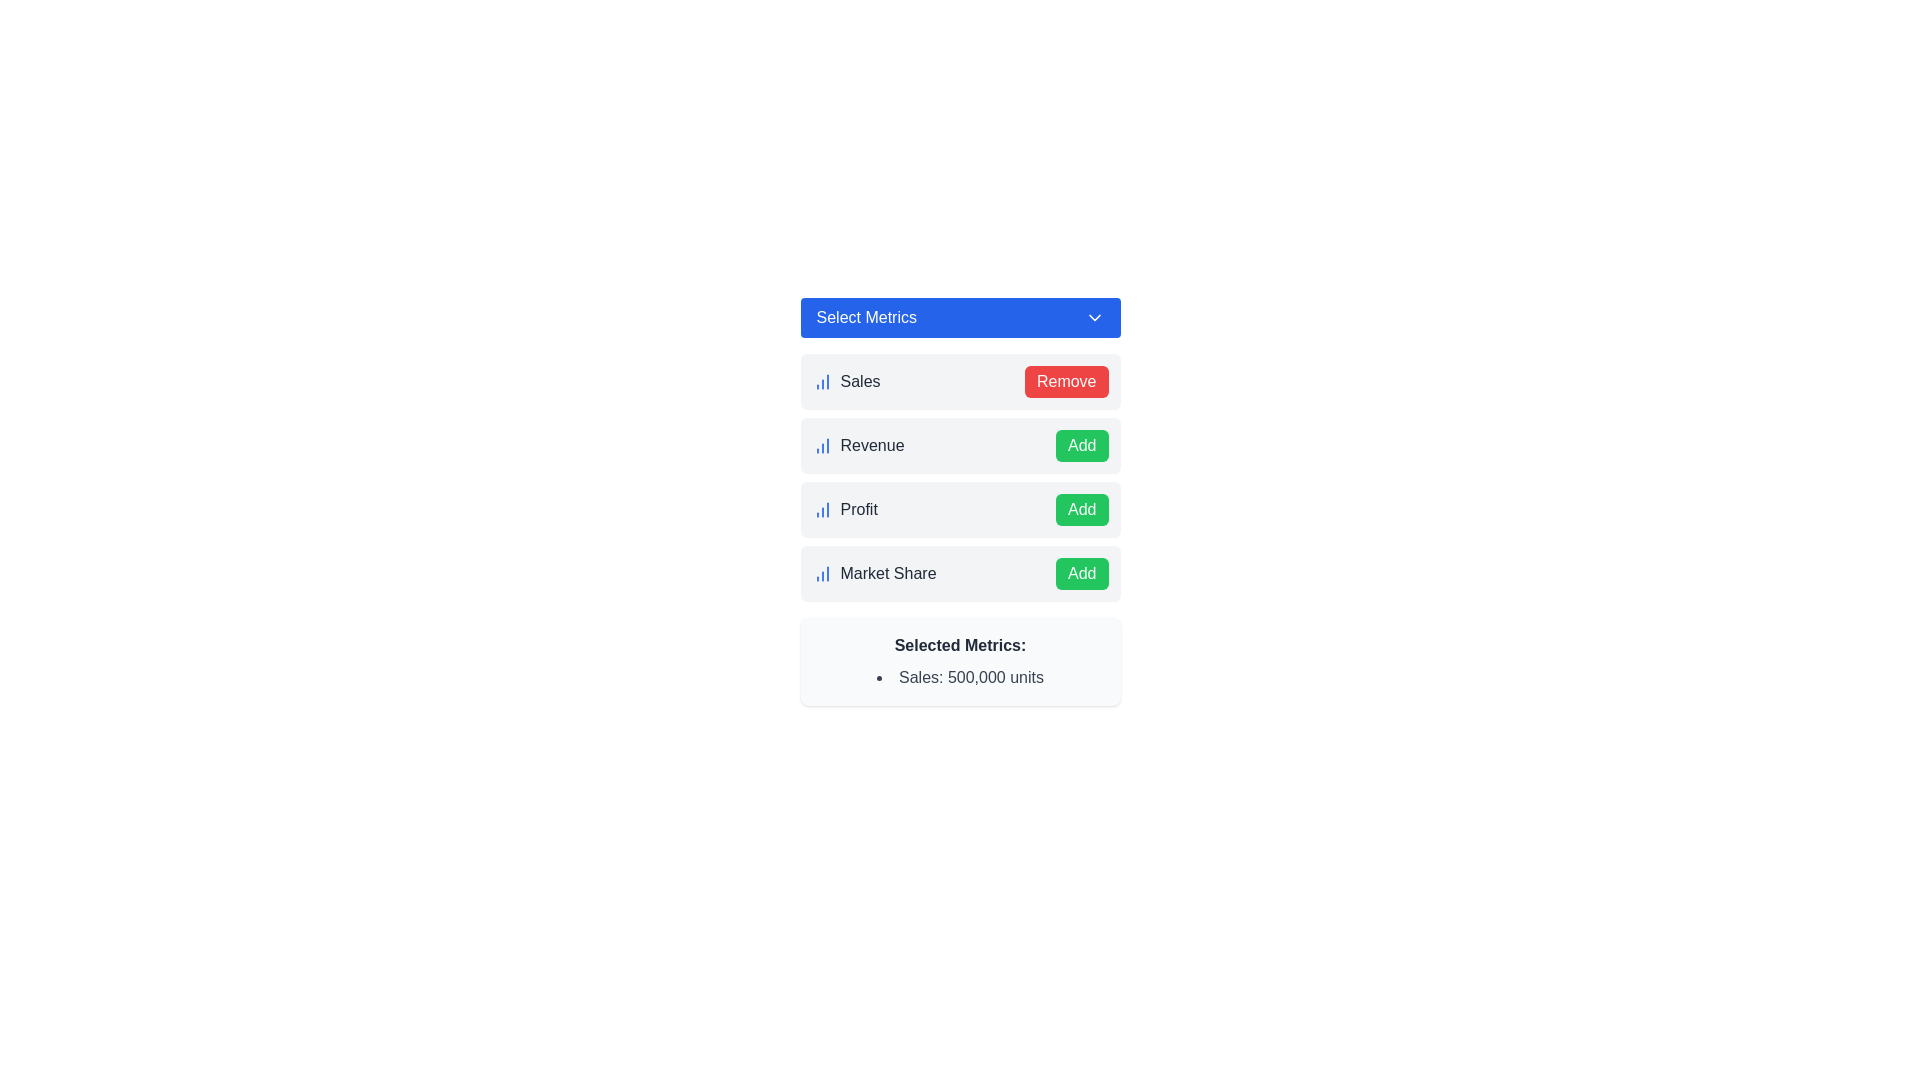 This screenshot has height=1080, width=1920. I want to click on the 'Profit' section, which is the third item in the vertical listing of metrics within the modal dialog, so click(960, 500).